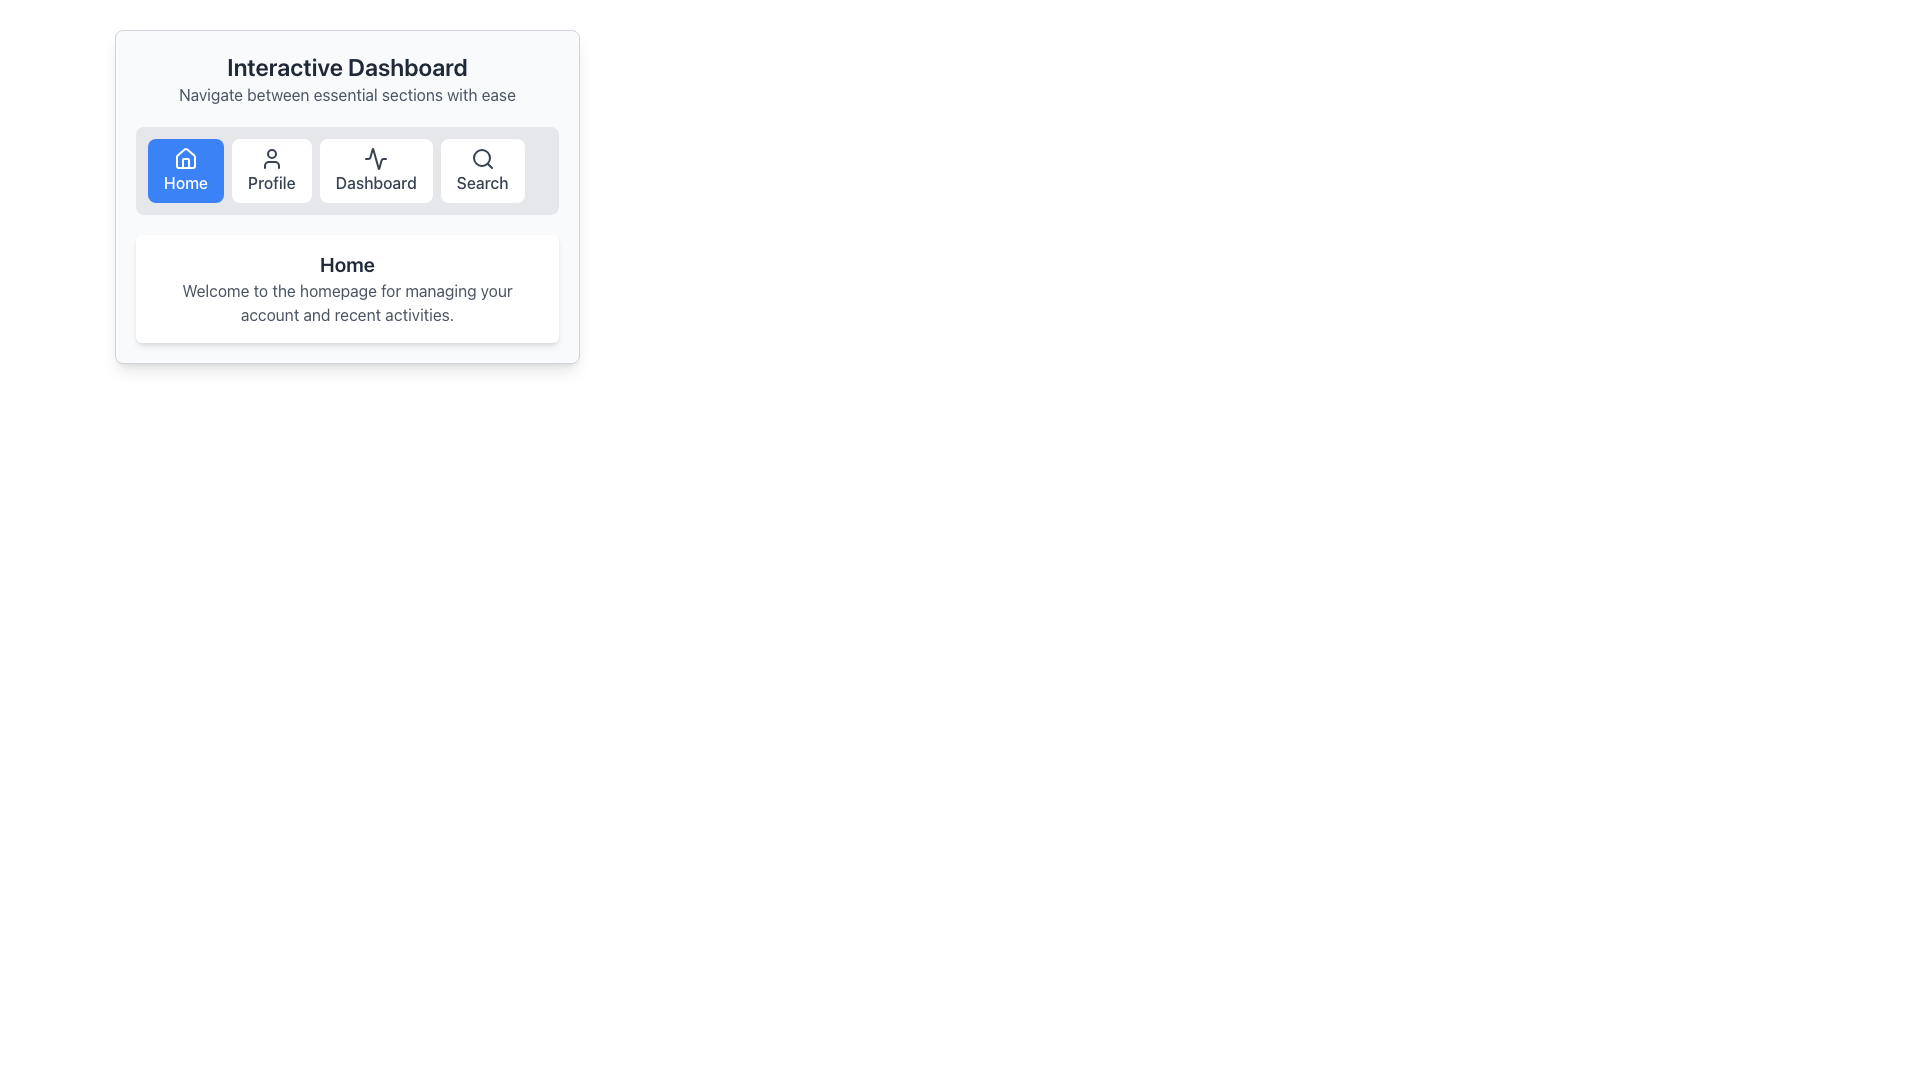 This screenshot has width=1920, height=1080. What do you see at coordinates (481, 157) in the screenshot?
I see `the inner circle of the search icon, which is part of the 'Search' button in the navigation row` at bounding box center [481, 157].